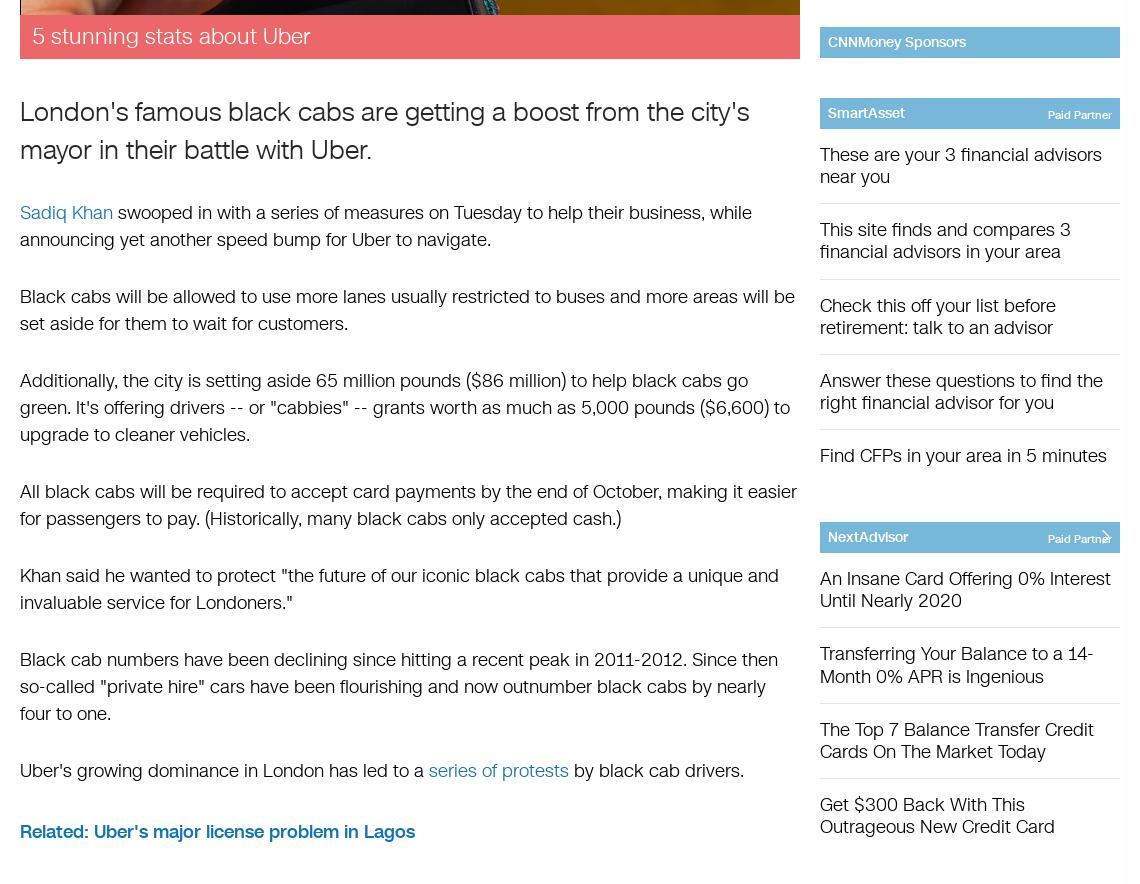  I want to click on 'These are your 3 financial advisors near you', so click(960, 166).